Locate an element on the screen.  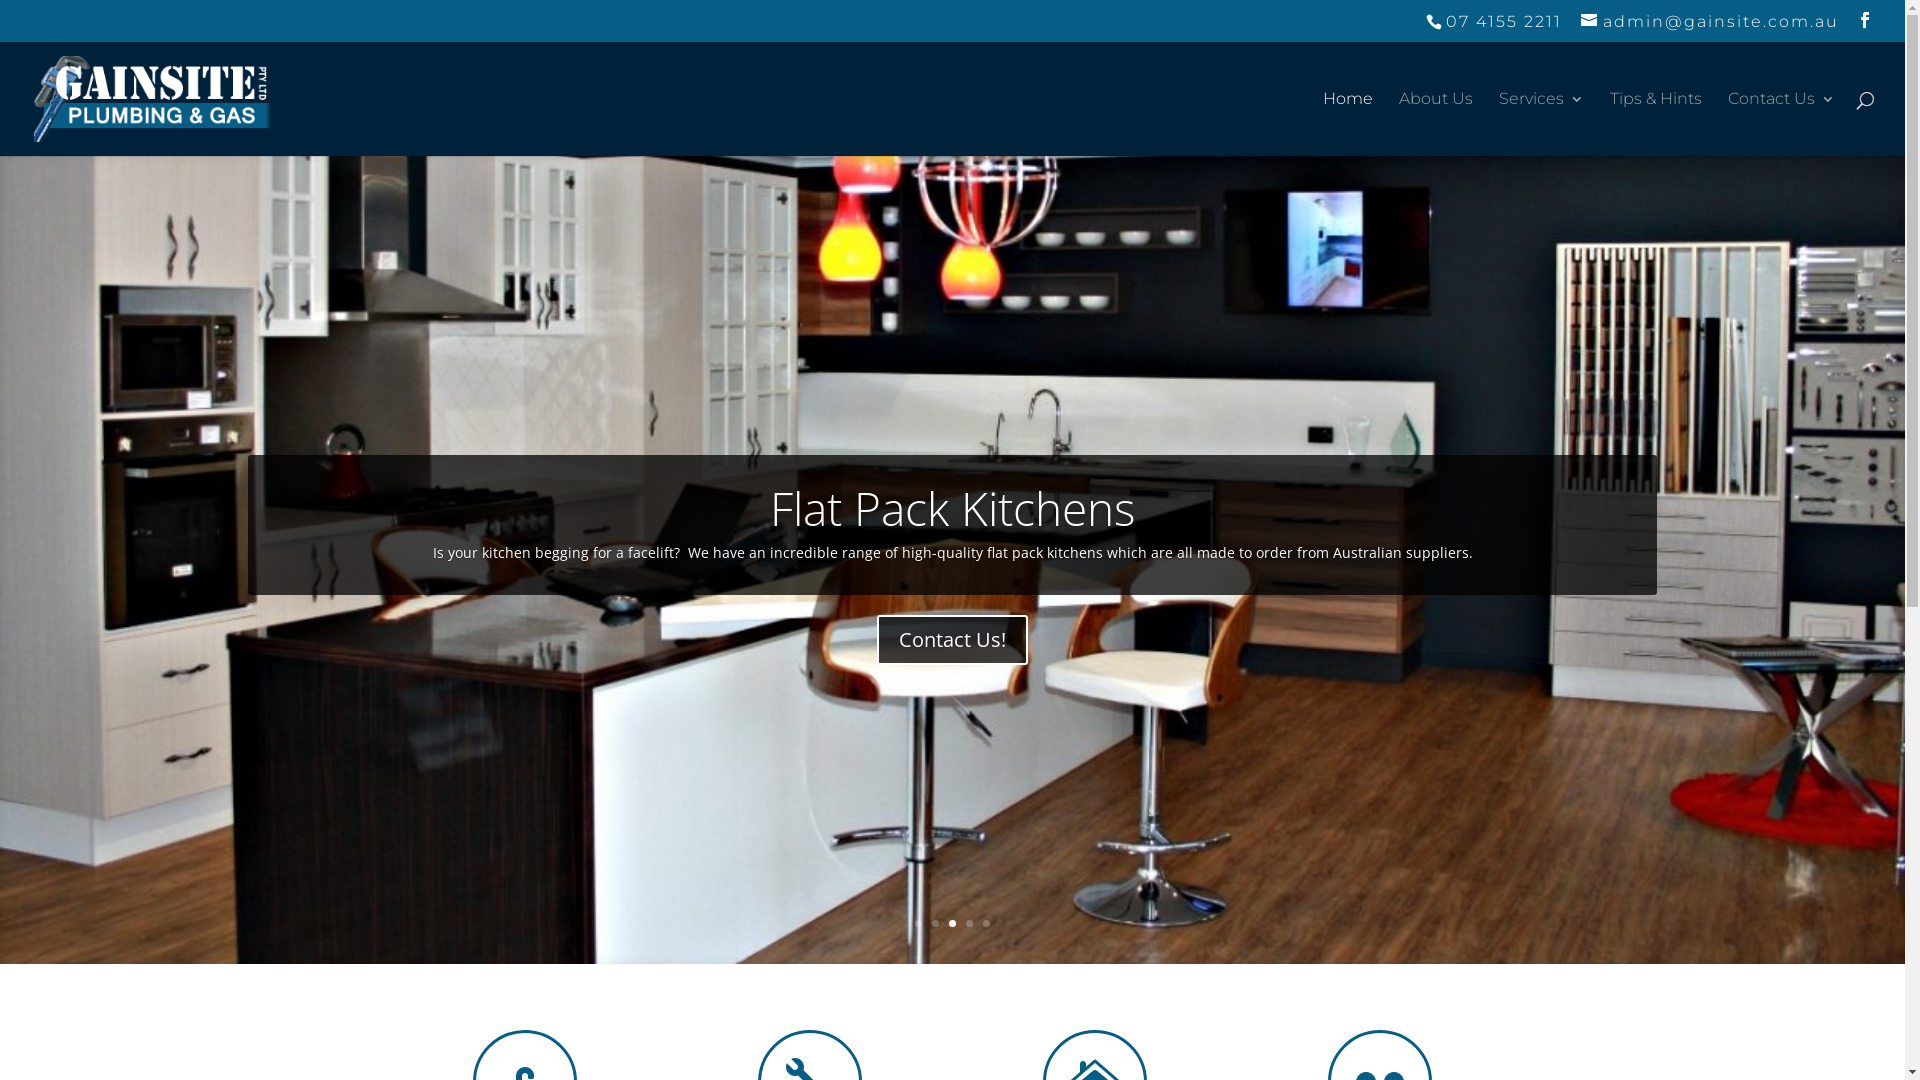
'Contact Us!' is located at coordinates (951, 640).